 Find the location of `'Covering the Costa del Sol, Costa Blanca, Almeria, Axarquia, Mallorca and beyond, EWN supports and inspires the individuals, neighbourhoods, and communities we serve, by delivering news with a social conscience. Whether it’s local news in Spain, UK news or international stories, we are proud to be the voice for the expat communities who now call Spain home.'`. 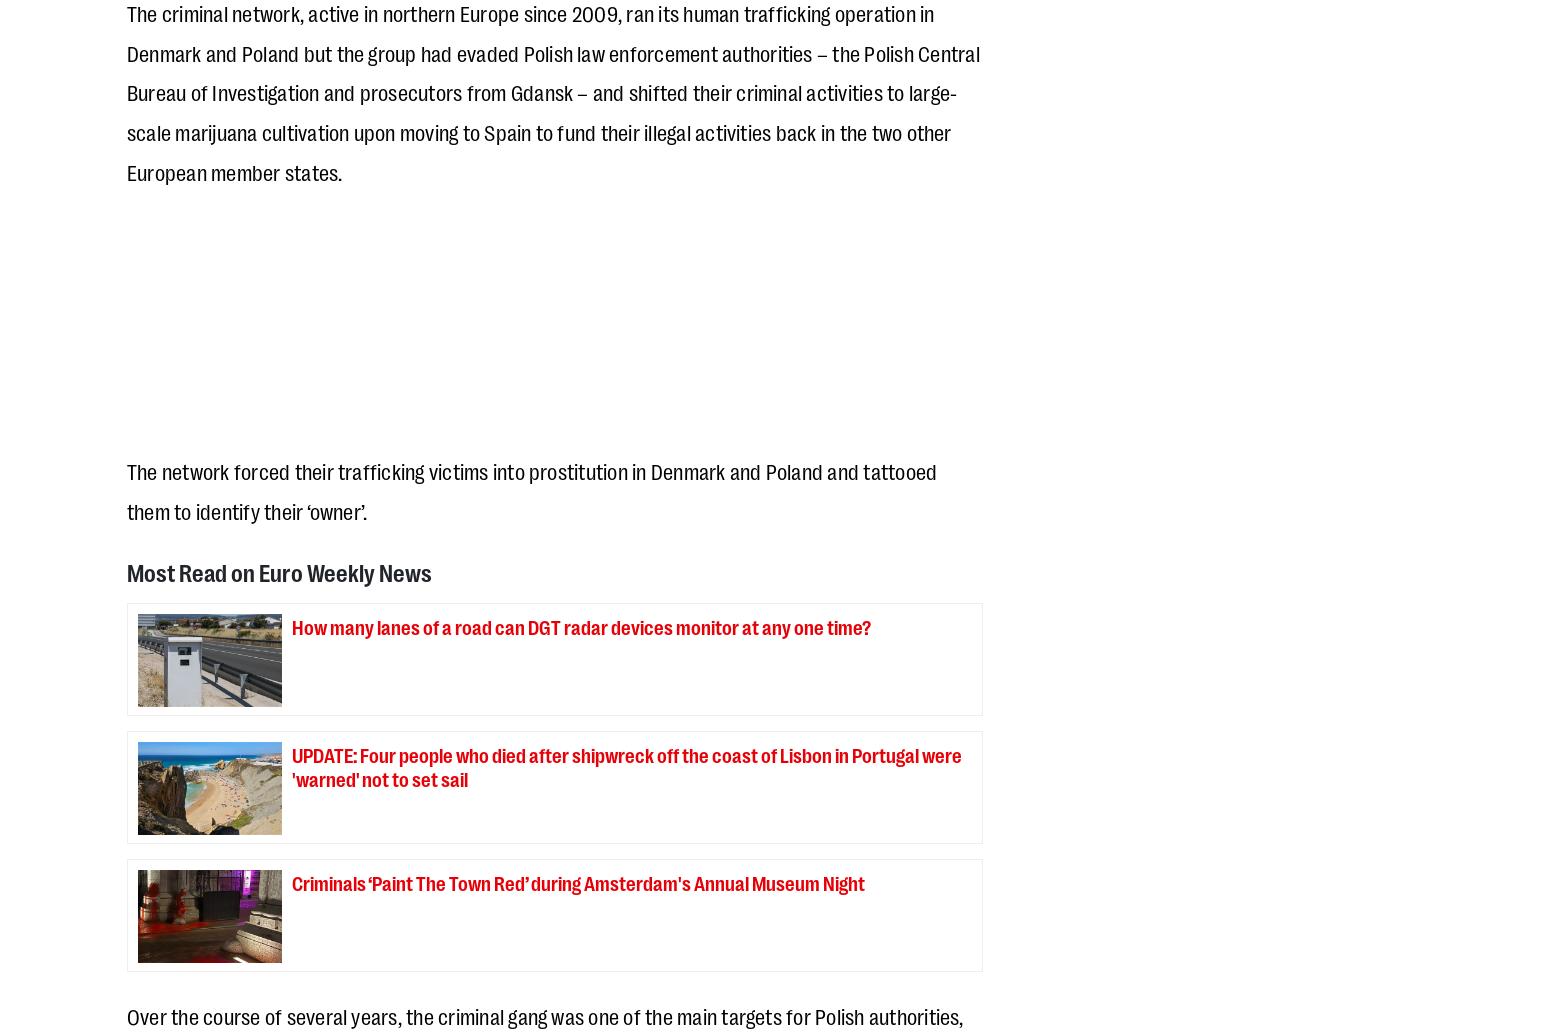

'Covering the Costa del Sol, Costa Blanca, Almeria, Axarquia, Mallorca and beyond, EWN supports and inspires the individuals, neighbourhoods, and communities we serve, by delivering news with a social conscience. Whether it’s local news in Spain, UK news or international stories, we are proud to be the voice for the expat communities who now call Spain home.' is located at coordinates (534, 551).